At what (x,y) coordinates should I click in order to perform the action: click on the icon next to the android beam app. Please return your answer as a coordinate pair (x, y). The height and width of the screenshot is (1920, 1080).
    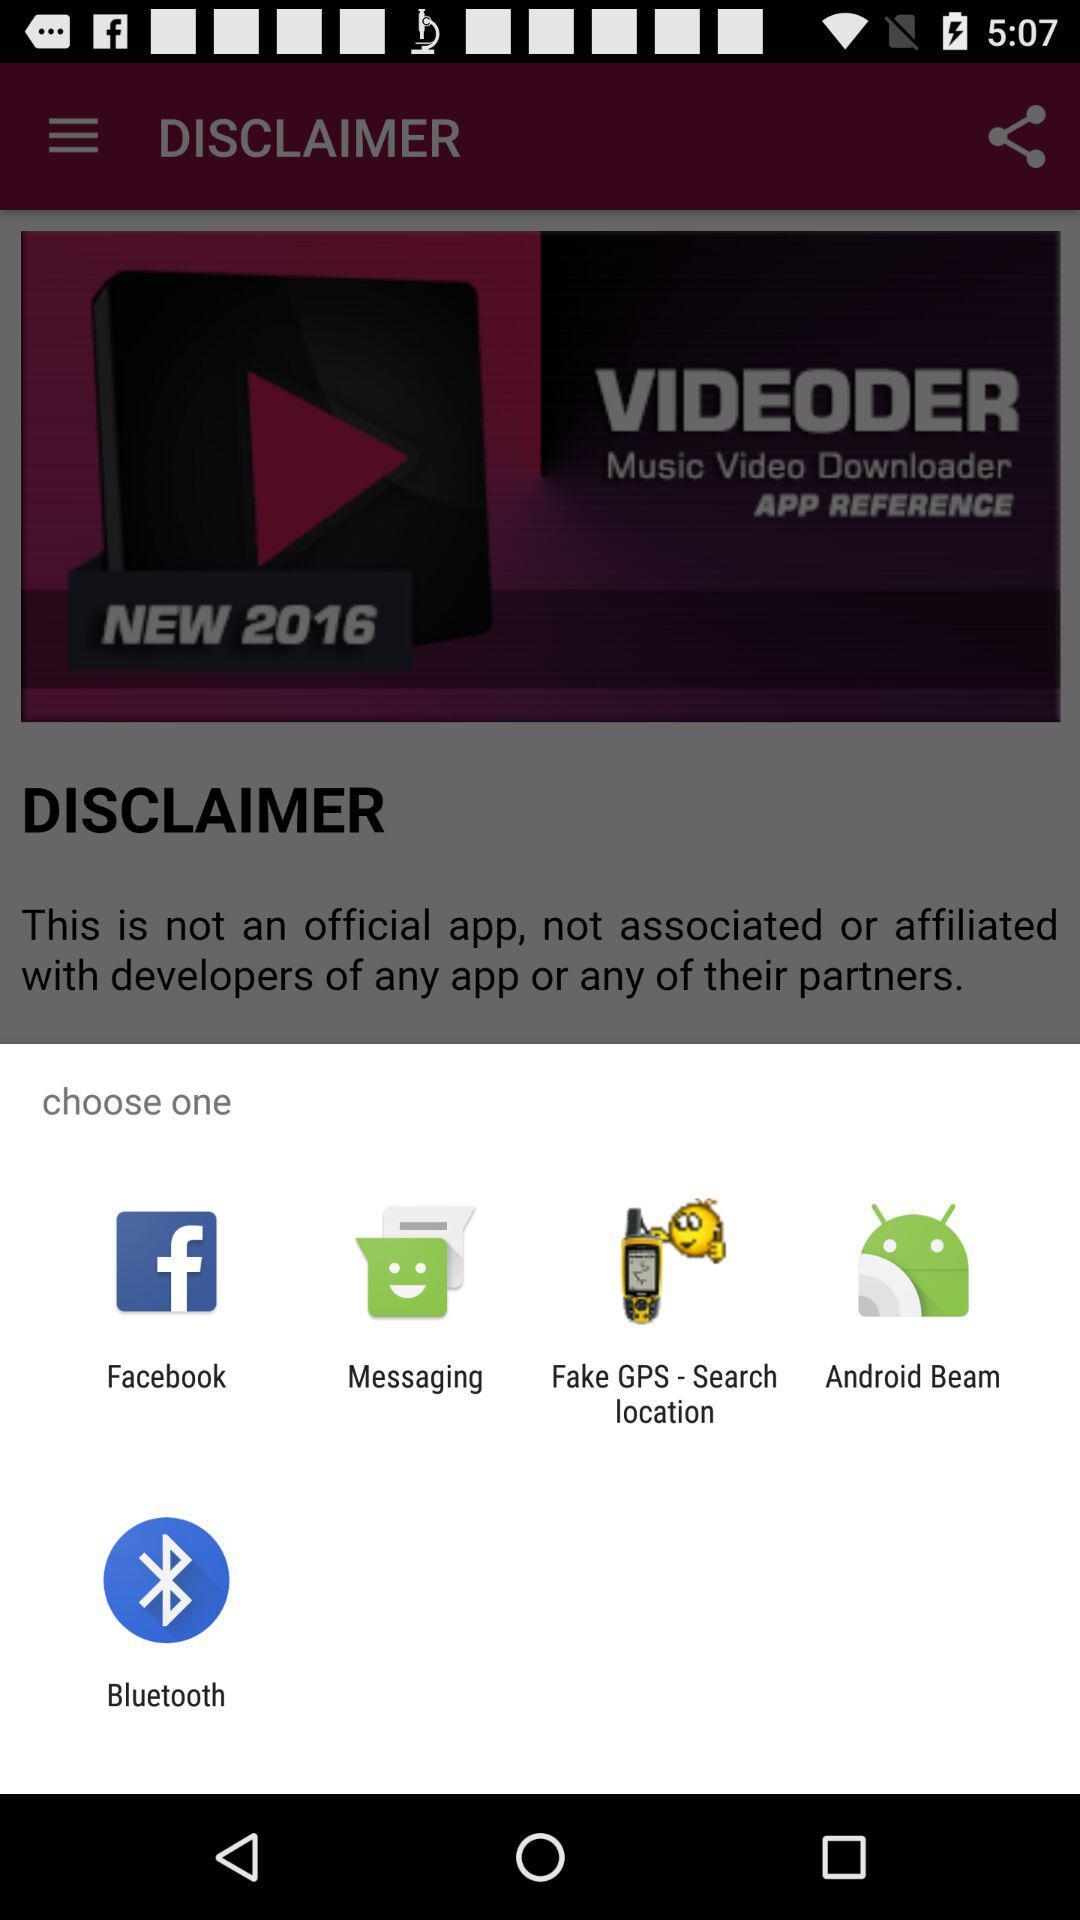
    Looking at the image, I should click on (664, 1392).